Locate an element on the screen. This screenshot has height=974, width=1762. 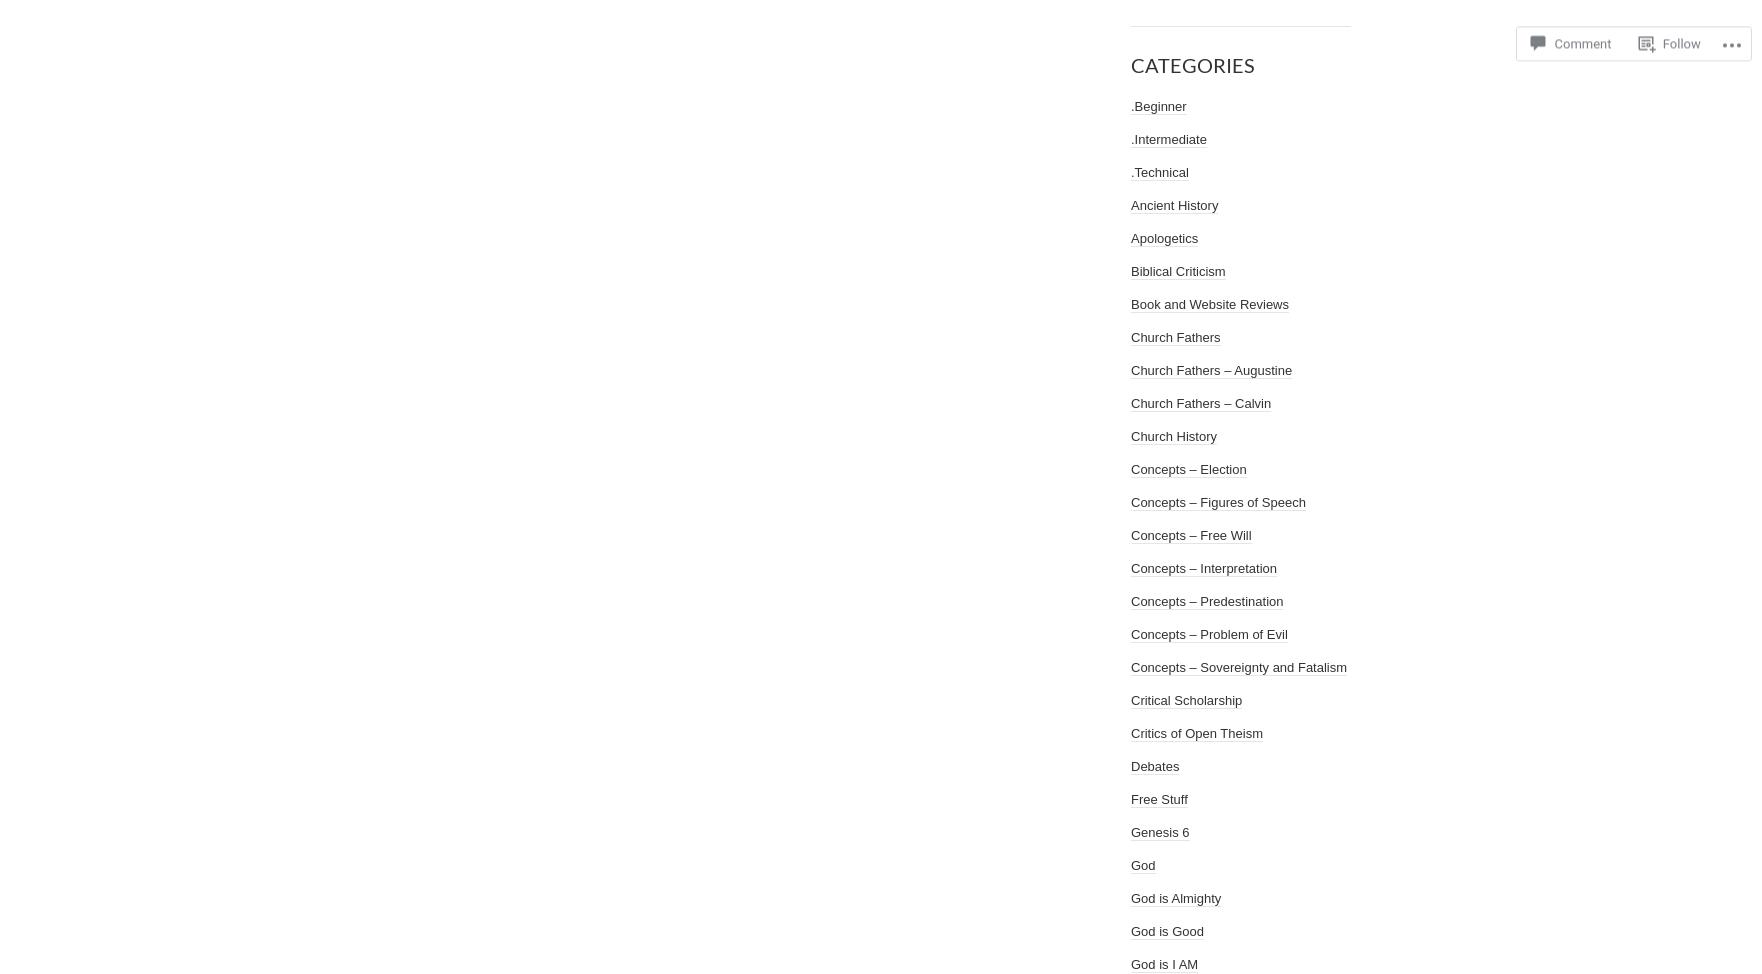
'Concepts – Figures of Speech' is located at coordinates (1218, 502).